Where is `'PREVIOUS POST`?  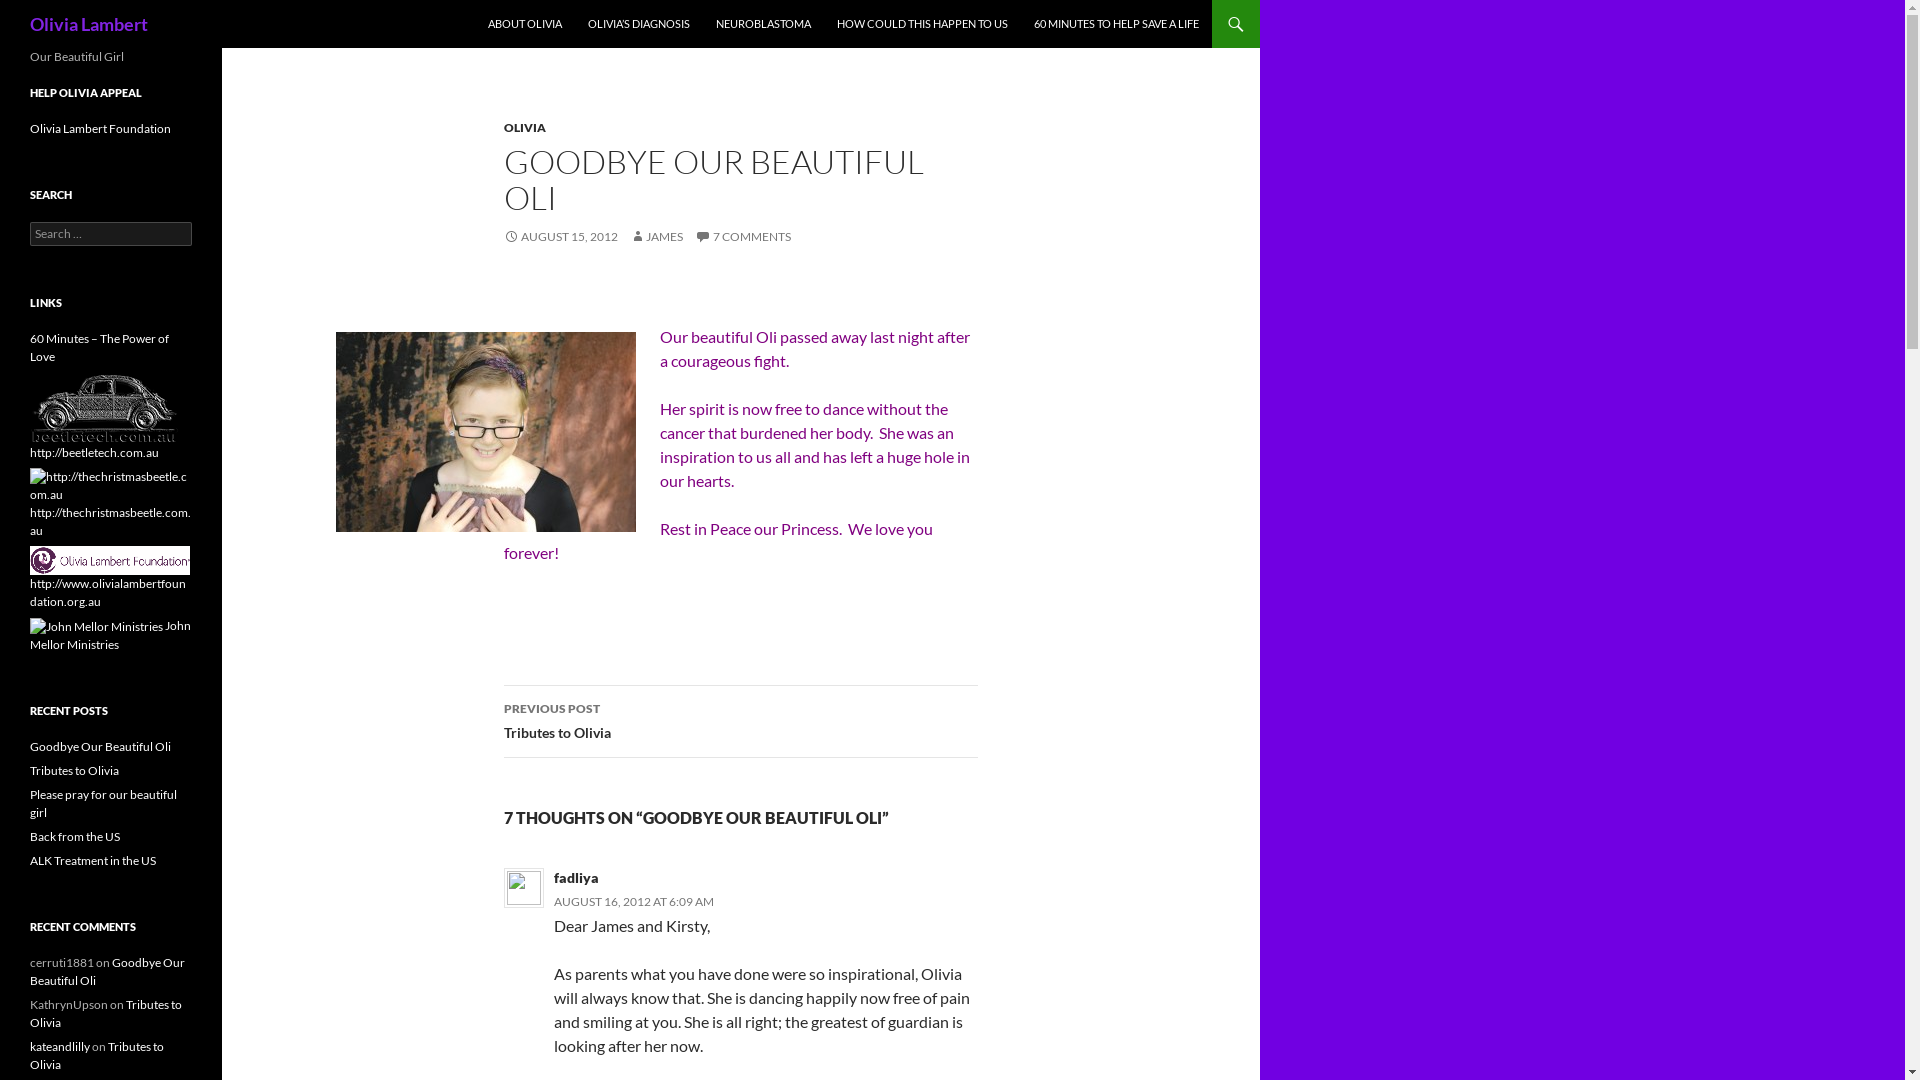 'PREVIOUS POST is located at coordinates (739, 721).